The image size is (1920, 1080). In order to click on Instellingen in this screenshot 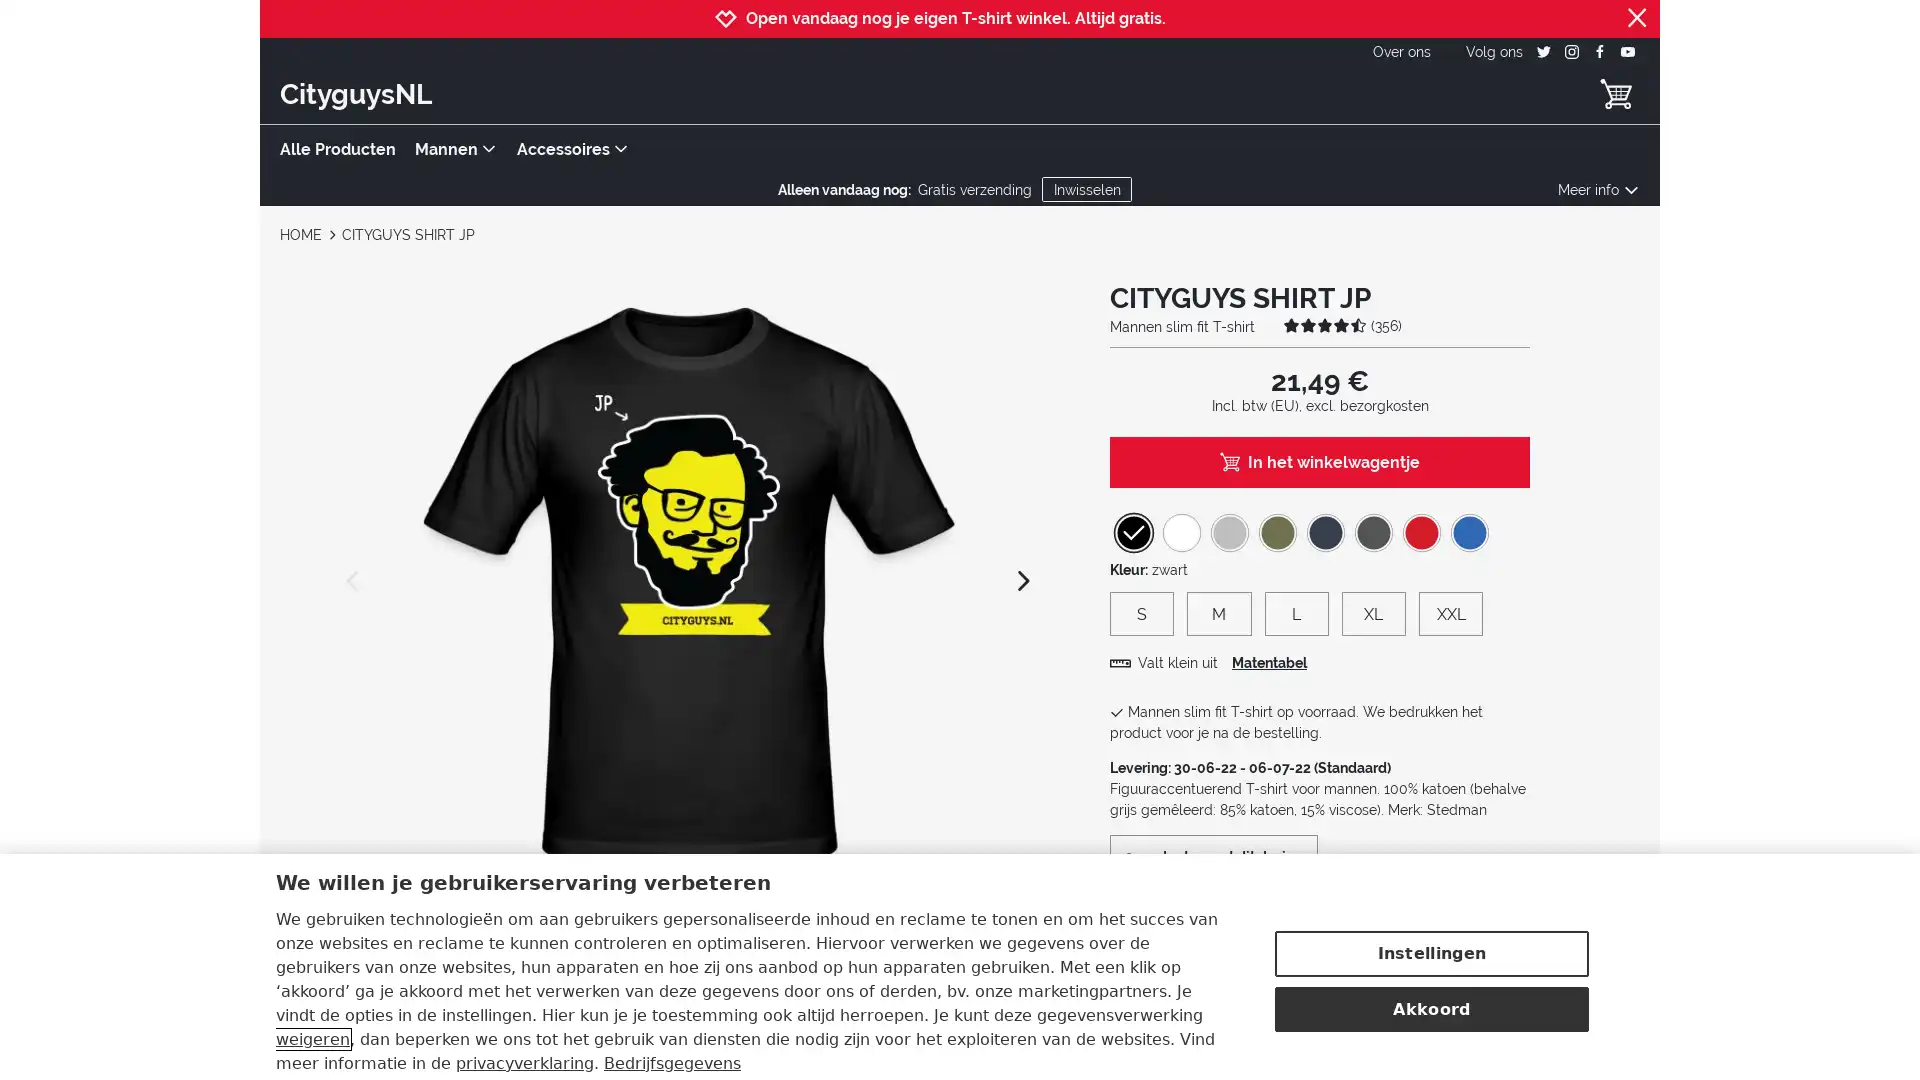, I will do `click(1430, 909)`.